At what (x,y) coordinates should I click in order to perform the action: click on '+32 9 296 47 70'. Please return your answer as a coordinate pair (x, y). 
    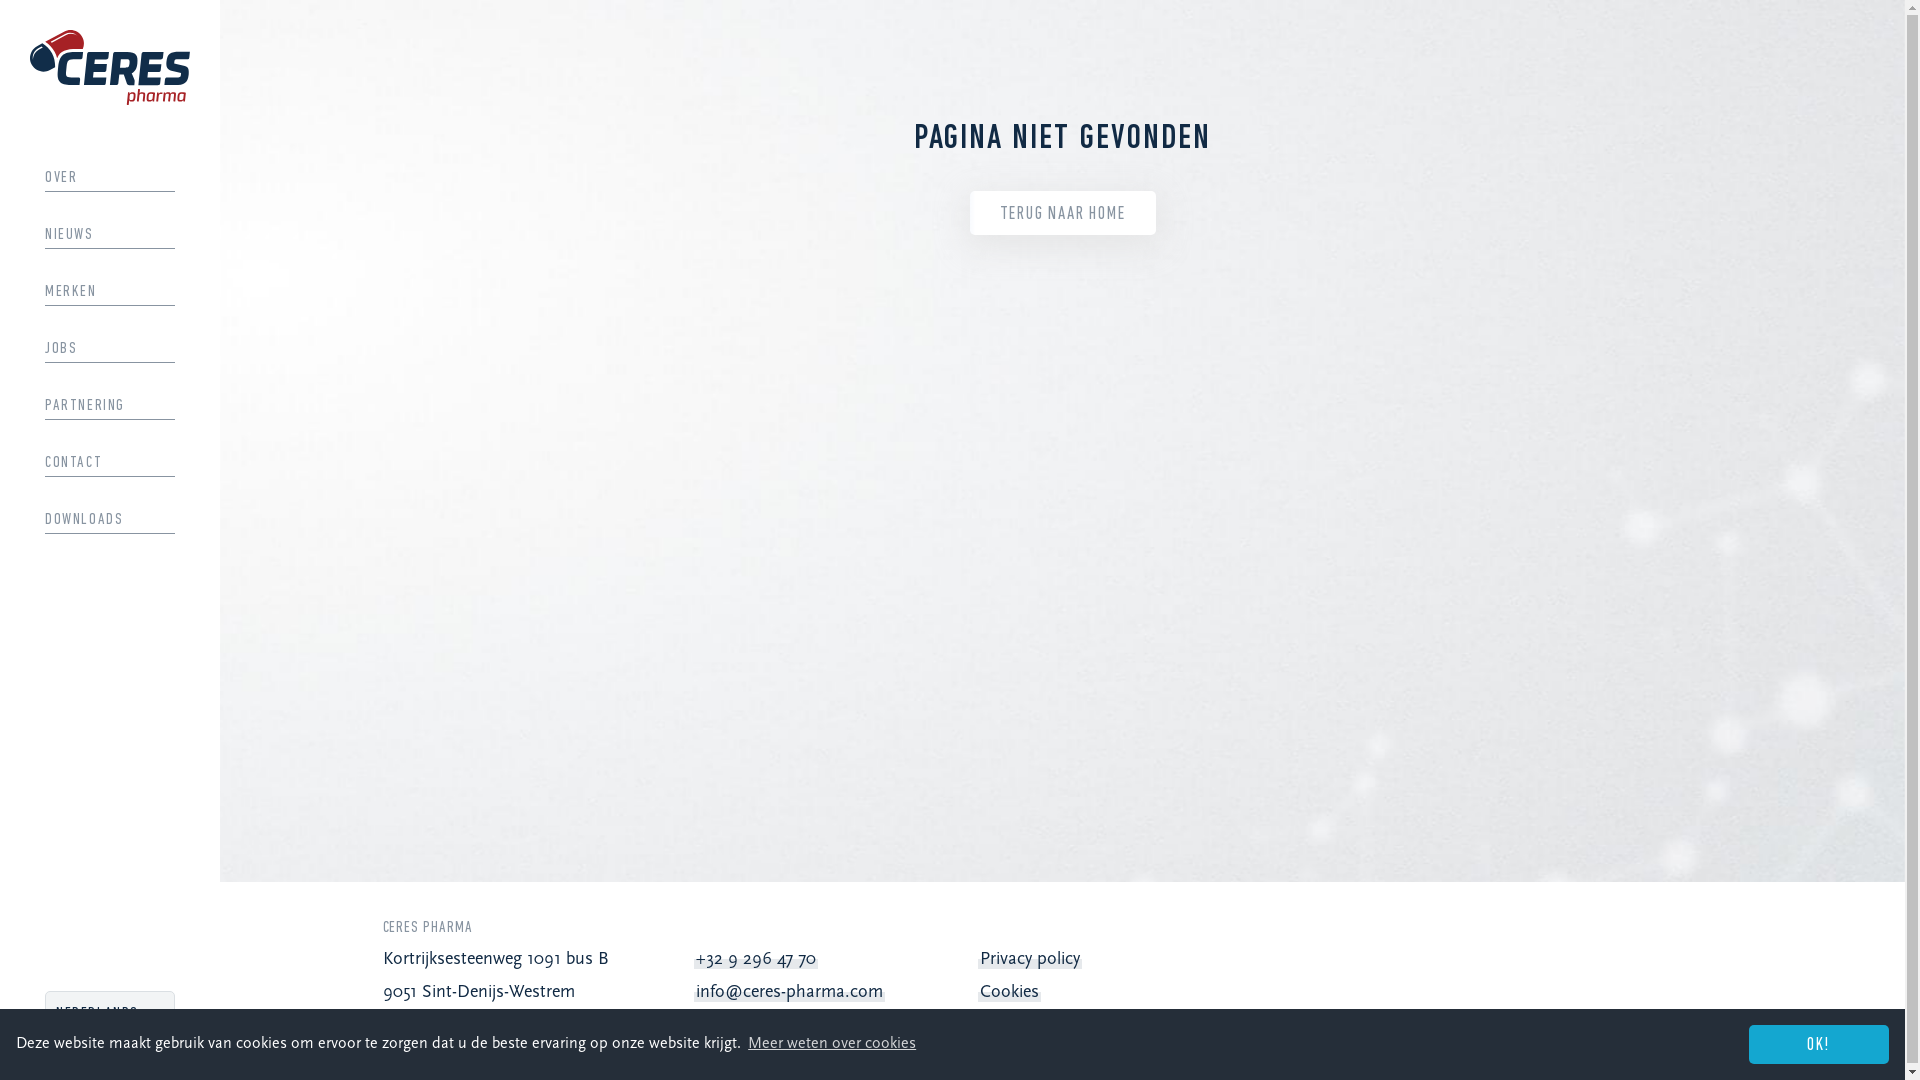
    Looking at the image, I should click on (754, 958).